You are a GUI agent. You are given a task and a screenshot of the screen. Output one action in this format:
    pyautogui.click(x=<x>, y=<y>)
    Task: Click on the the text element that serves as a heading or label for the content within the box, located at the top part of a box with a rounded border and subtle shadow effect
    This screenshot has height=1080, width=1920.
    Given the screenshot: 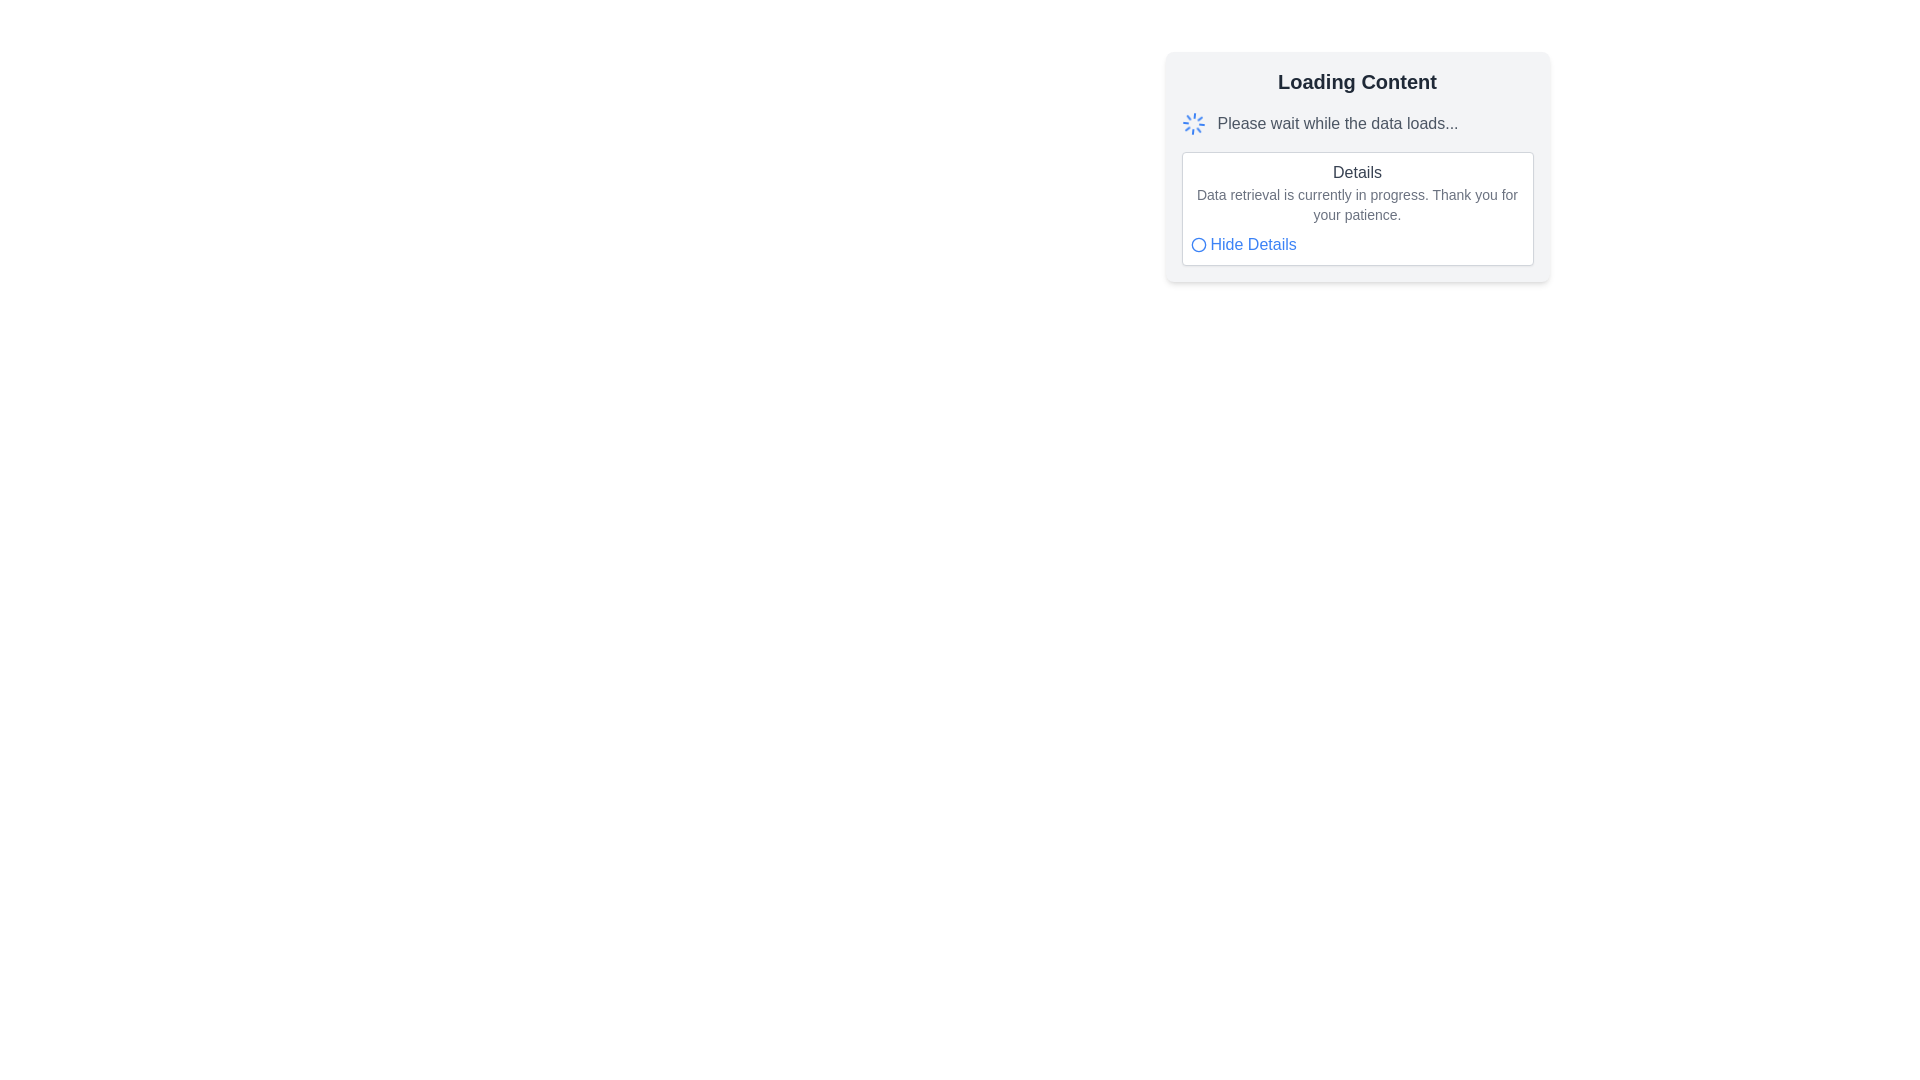 What is the action you would take?
    pyautogui.click(x=1357, y=172)
    